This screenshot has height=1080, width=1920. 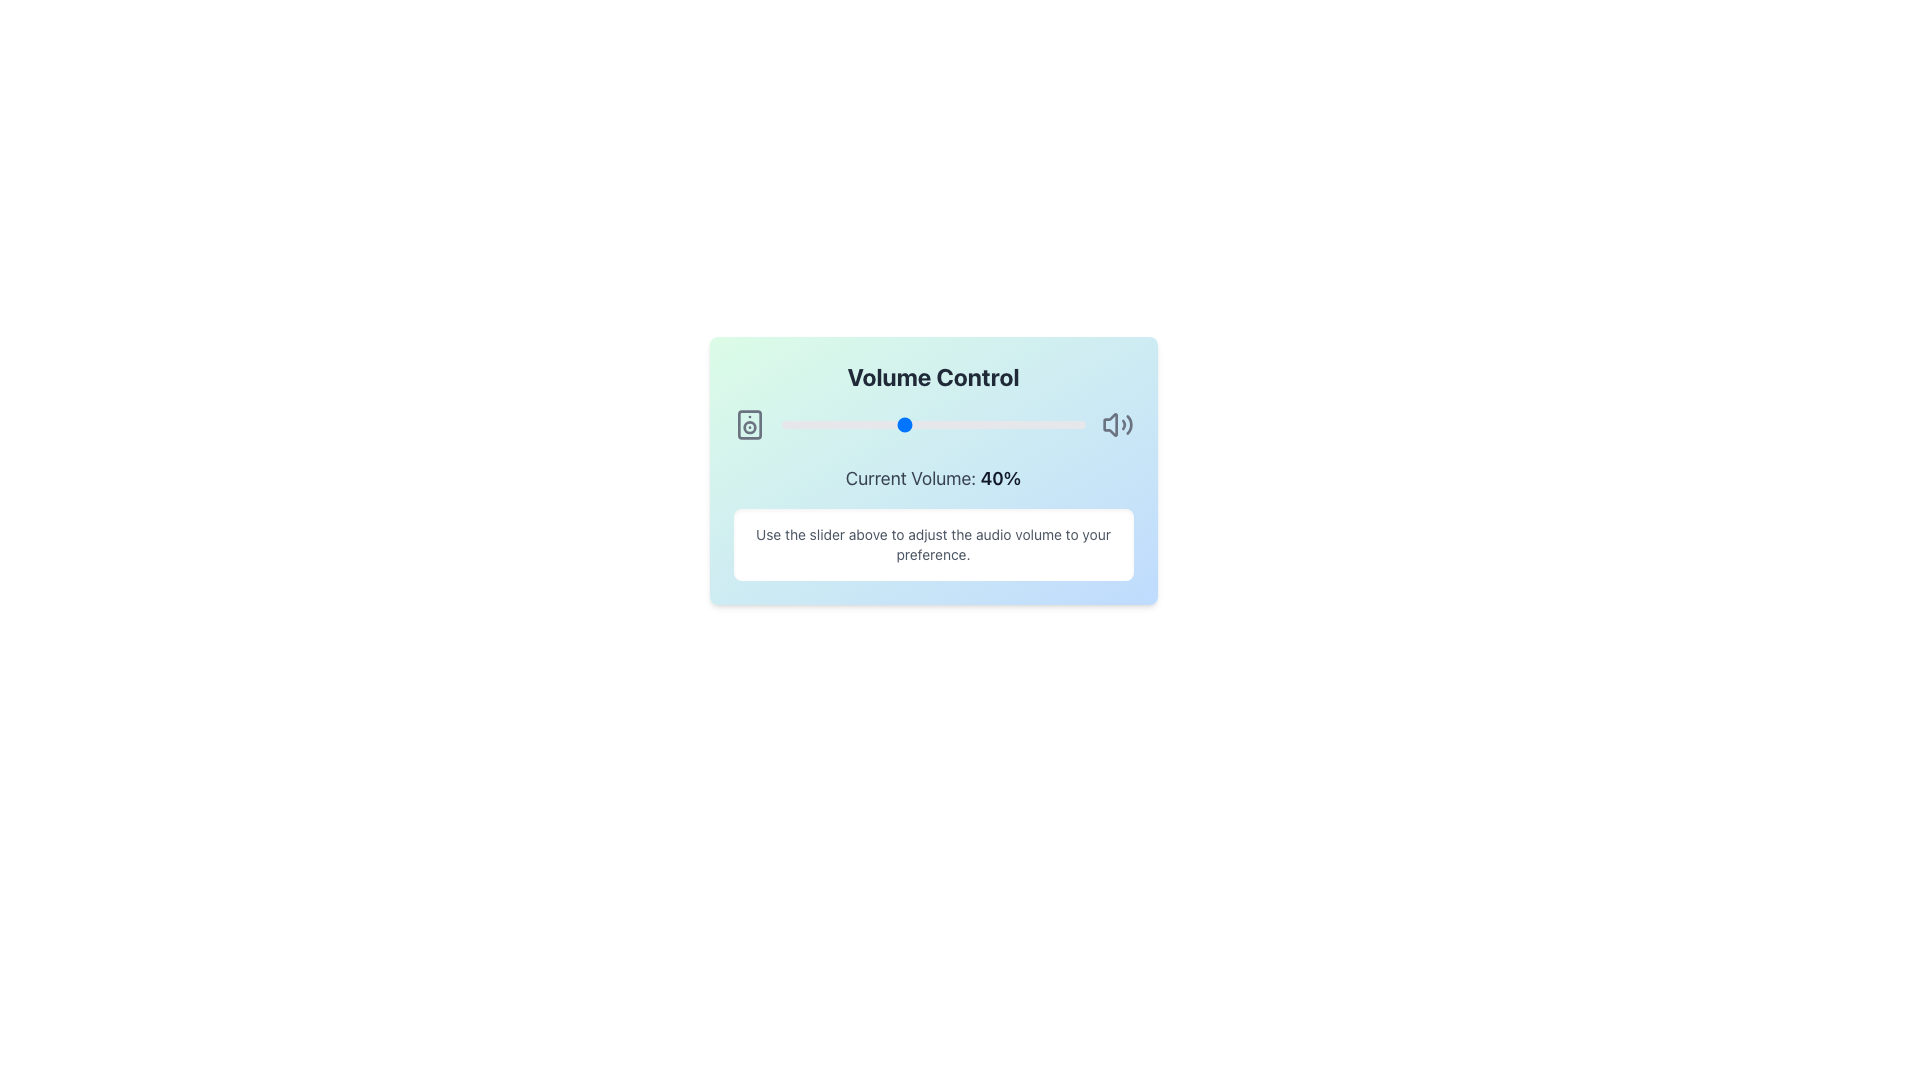 I want to click on the volume level, so click(x=848, y=423).